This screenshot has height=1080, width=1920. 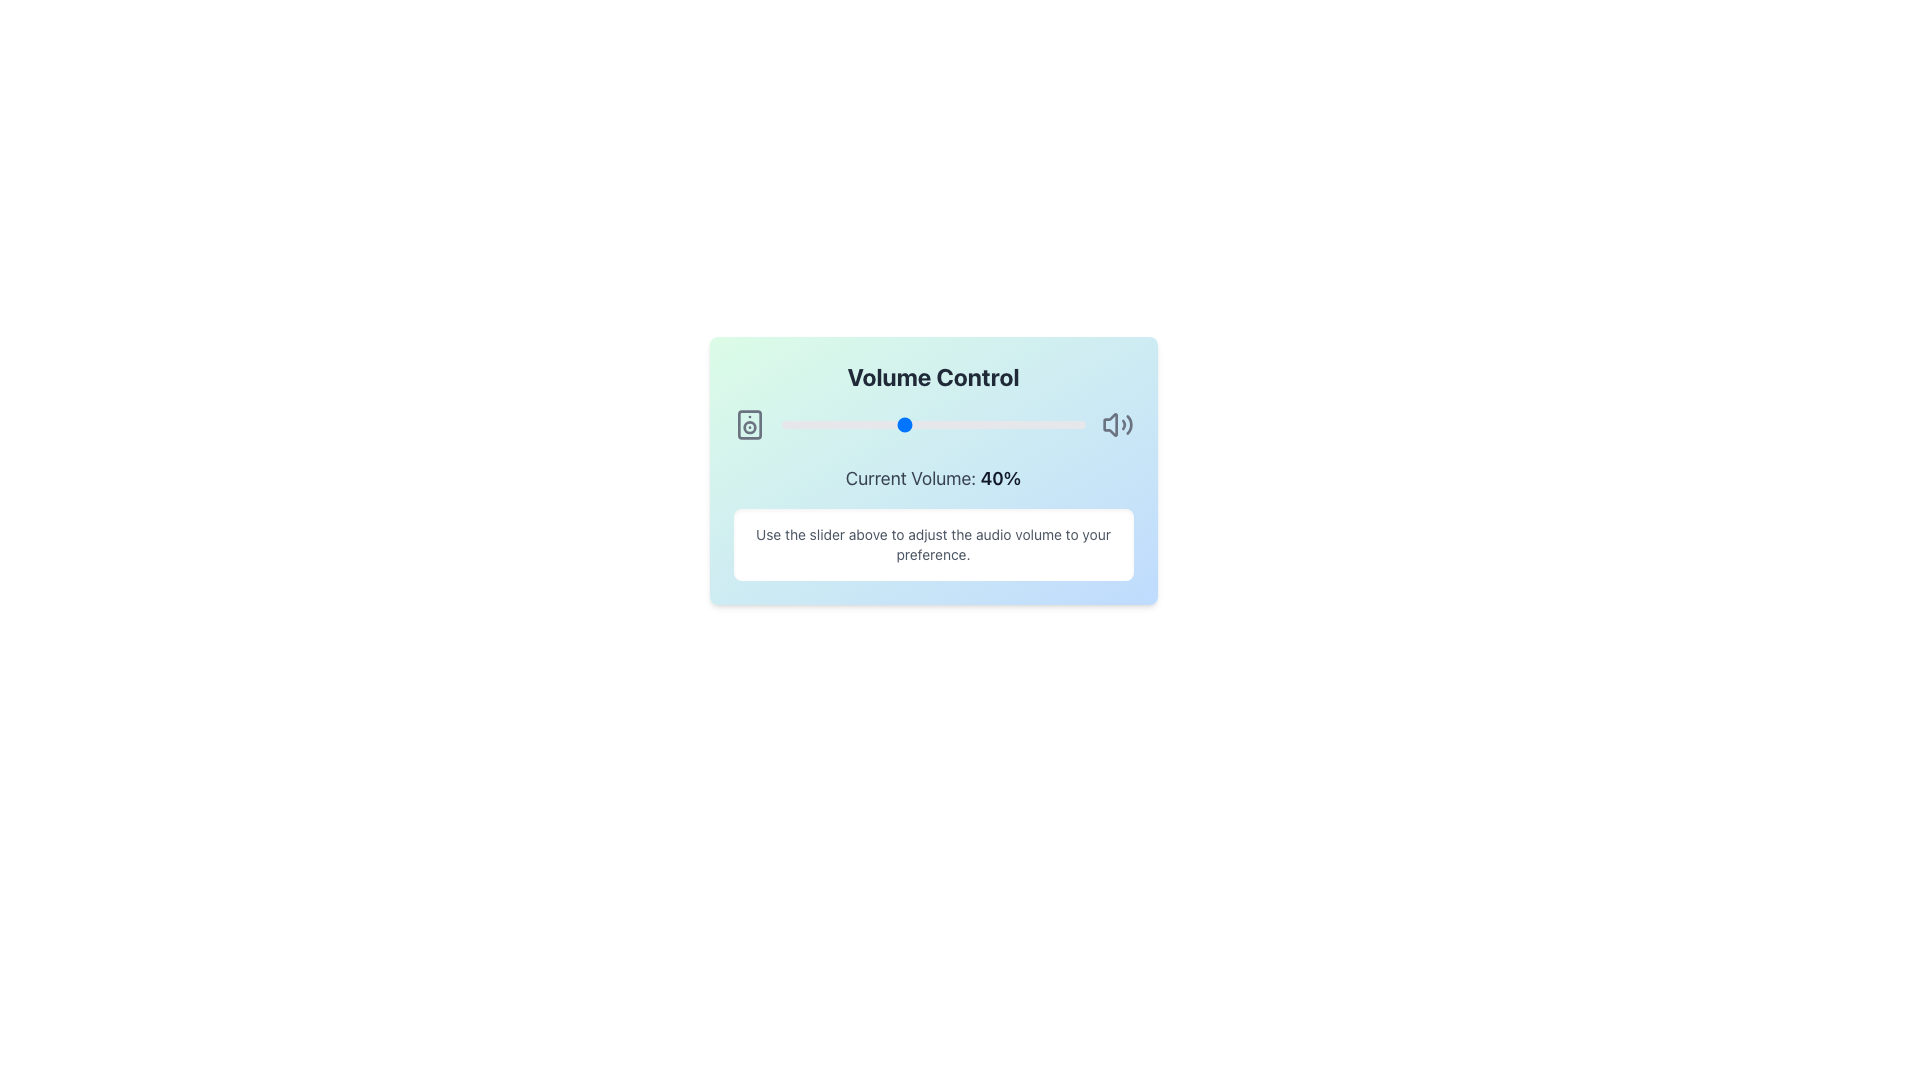 I want to click on the volume level, so click(x=848, y=423).